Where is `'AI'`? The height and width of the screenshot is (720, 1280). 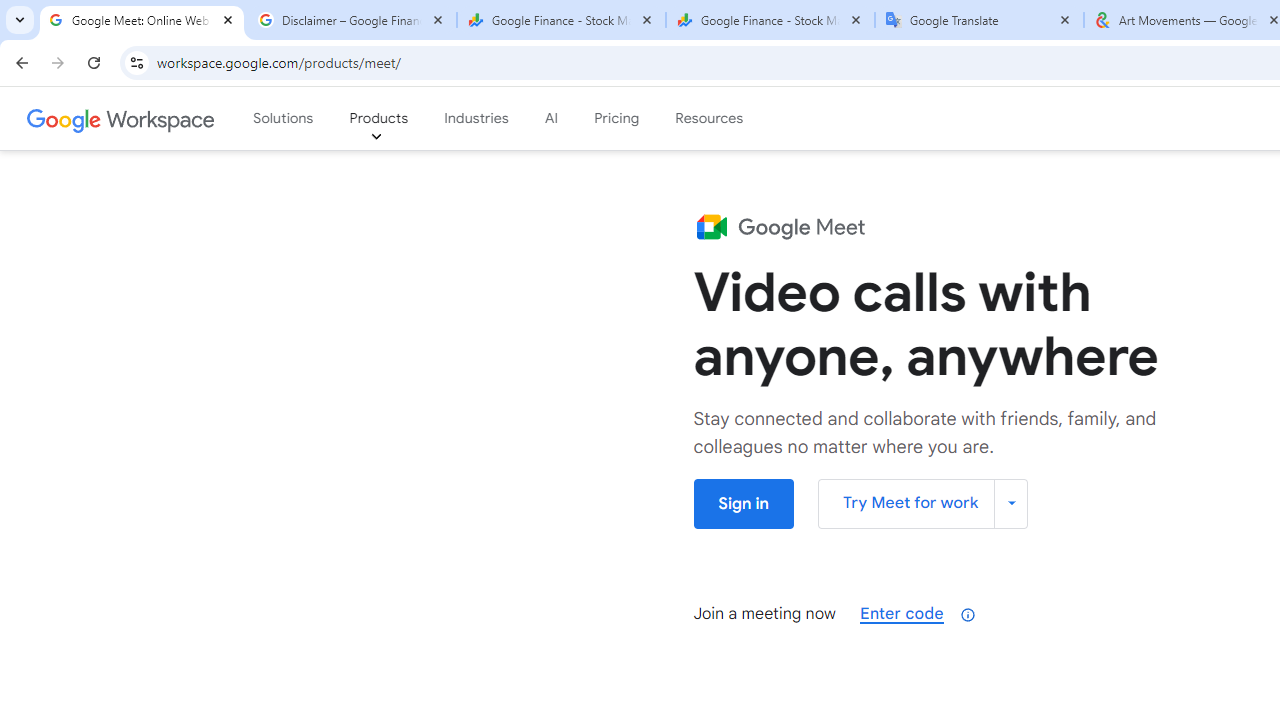
'AI' is located at coordinates (551, 119).